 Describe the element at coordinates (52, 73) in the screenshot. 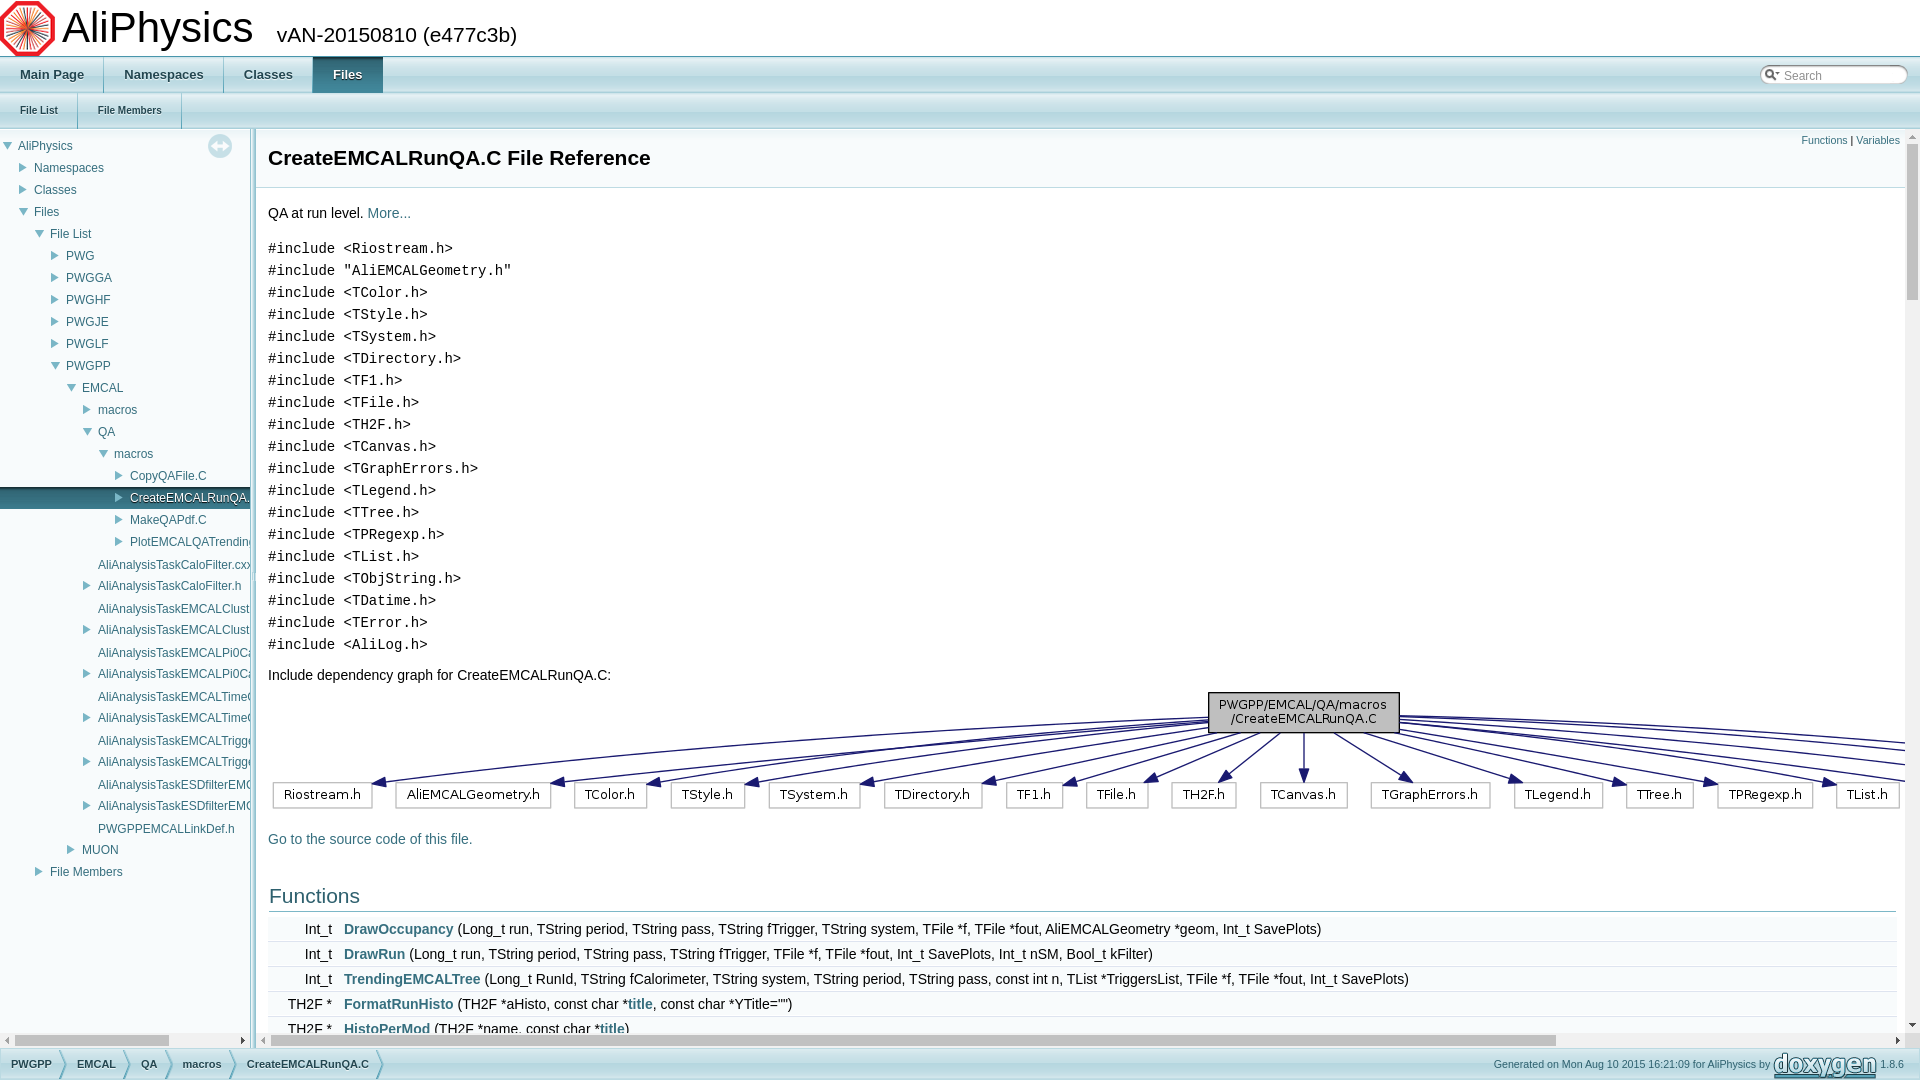

I see `'Main Page'` at that location.